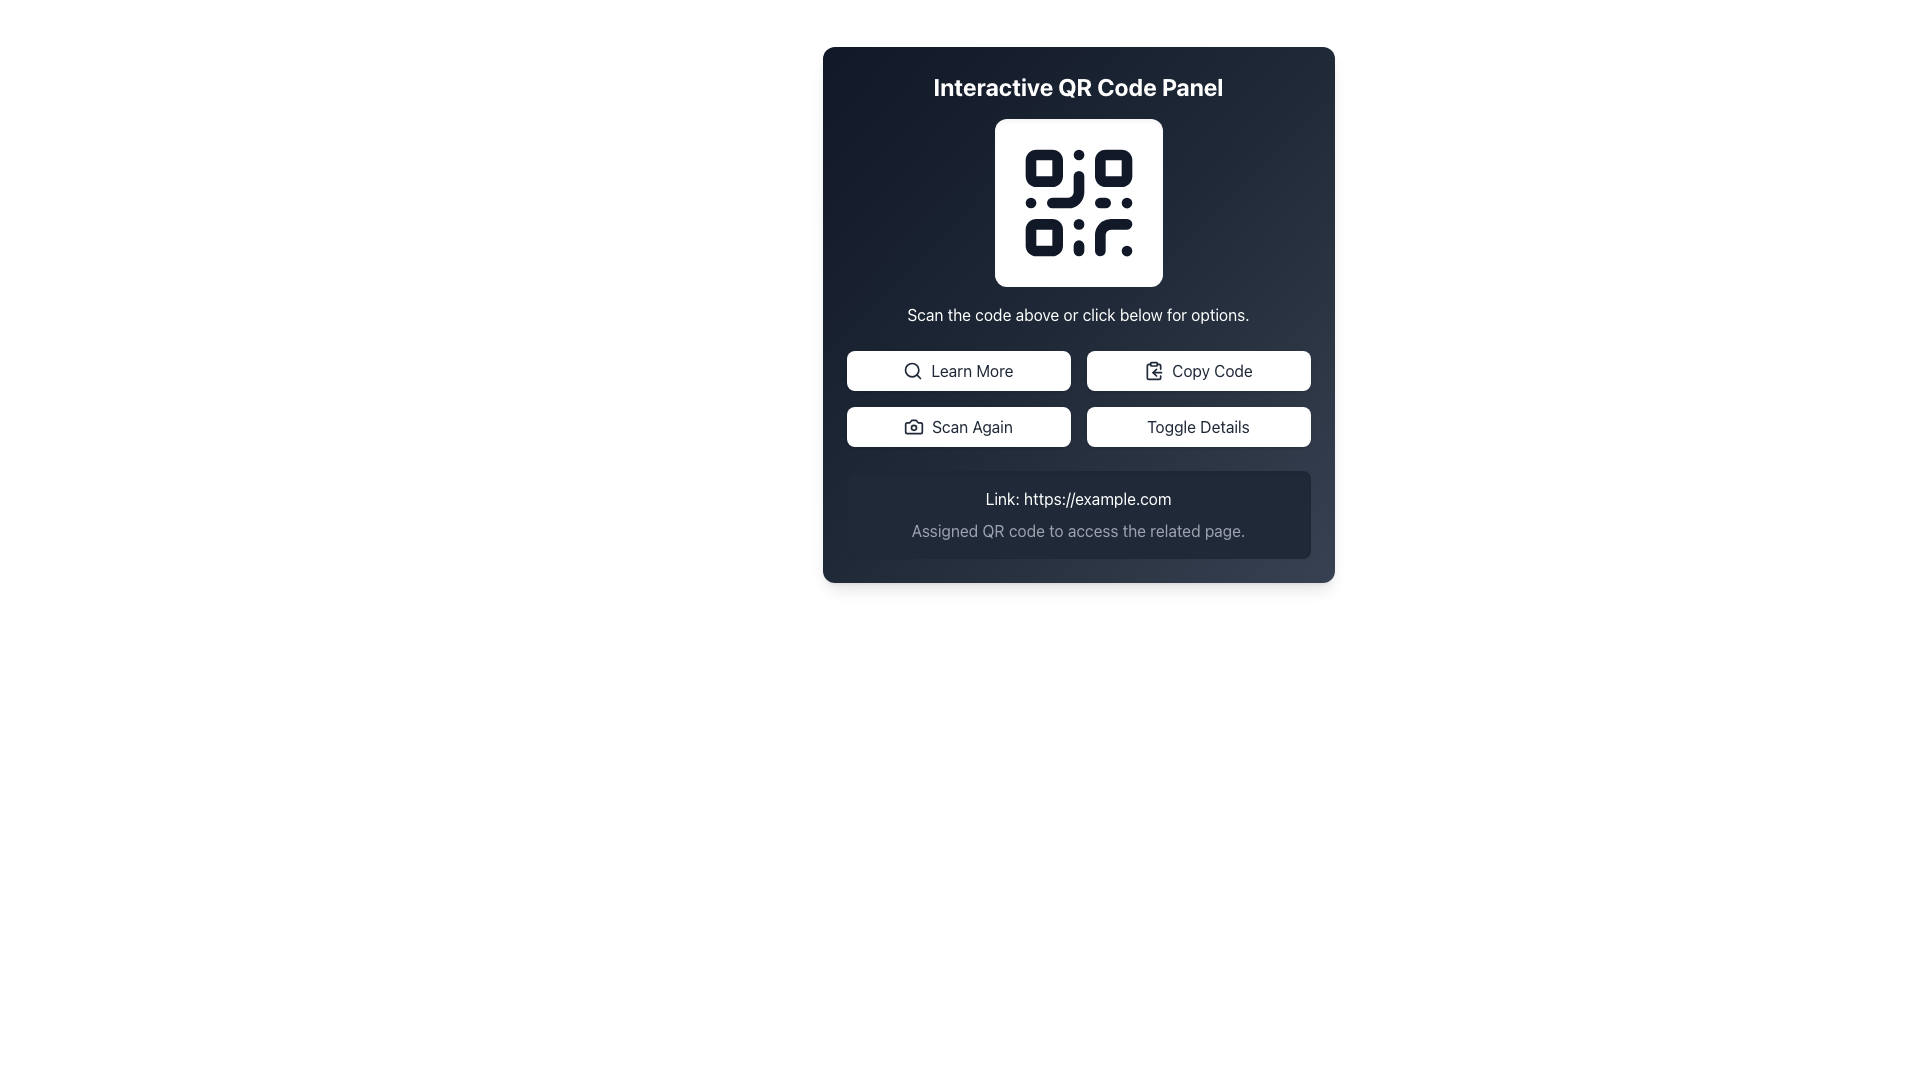 Image resolution: width=1920 pixels, height=1080 pixels. What do you see at coordinates (1077, 86) in the screenshot?
I see `bold, centered text labeled 'Interactive QR Code Panel' located at the top of the dark gradient background panel` at bounding box center [1077, 86].